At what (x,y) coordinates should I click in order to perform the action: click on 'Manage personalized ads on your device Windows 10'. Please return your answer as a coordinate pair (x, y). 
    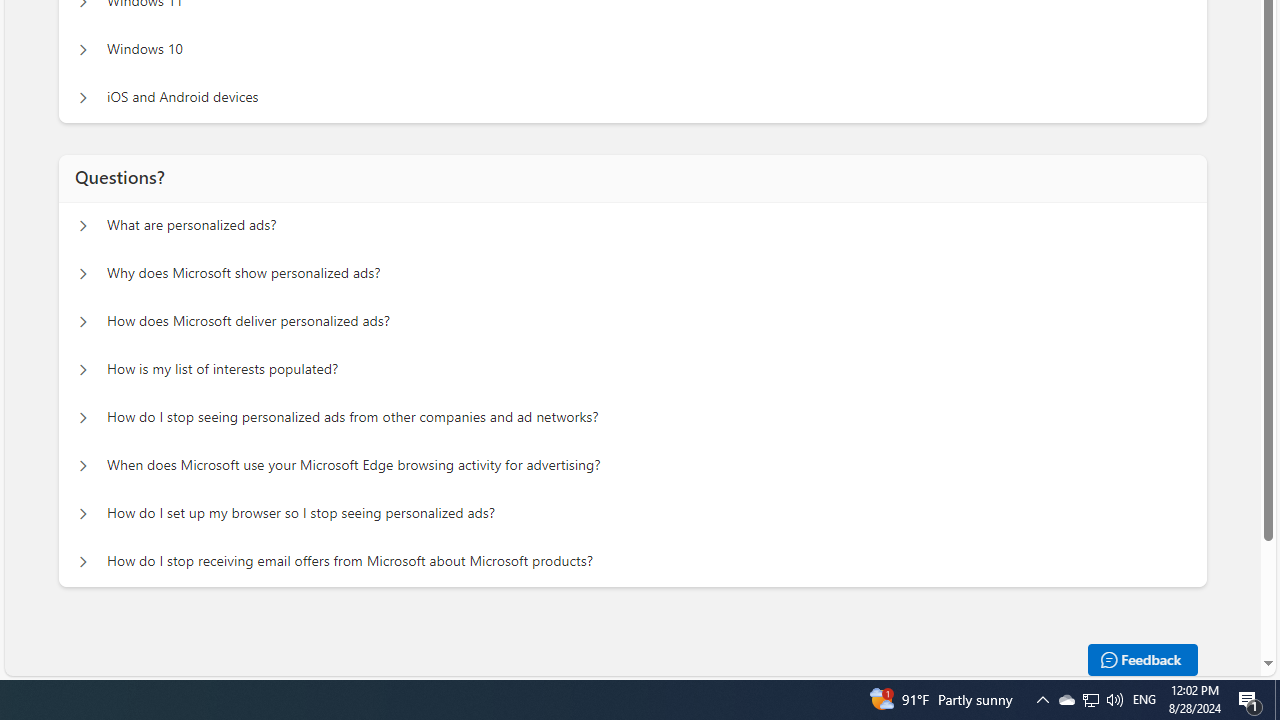
    Looking at the image, I should click on (82, 49).